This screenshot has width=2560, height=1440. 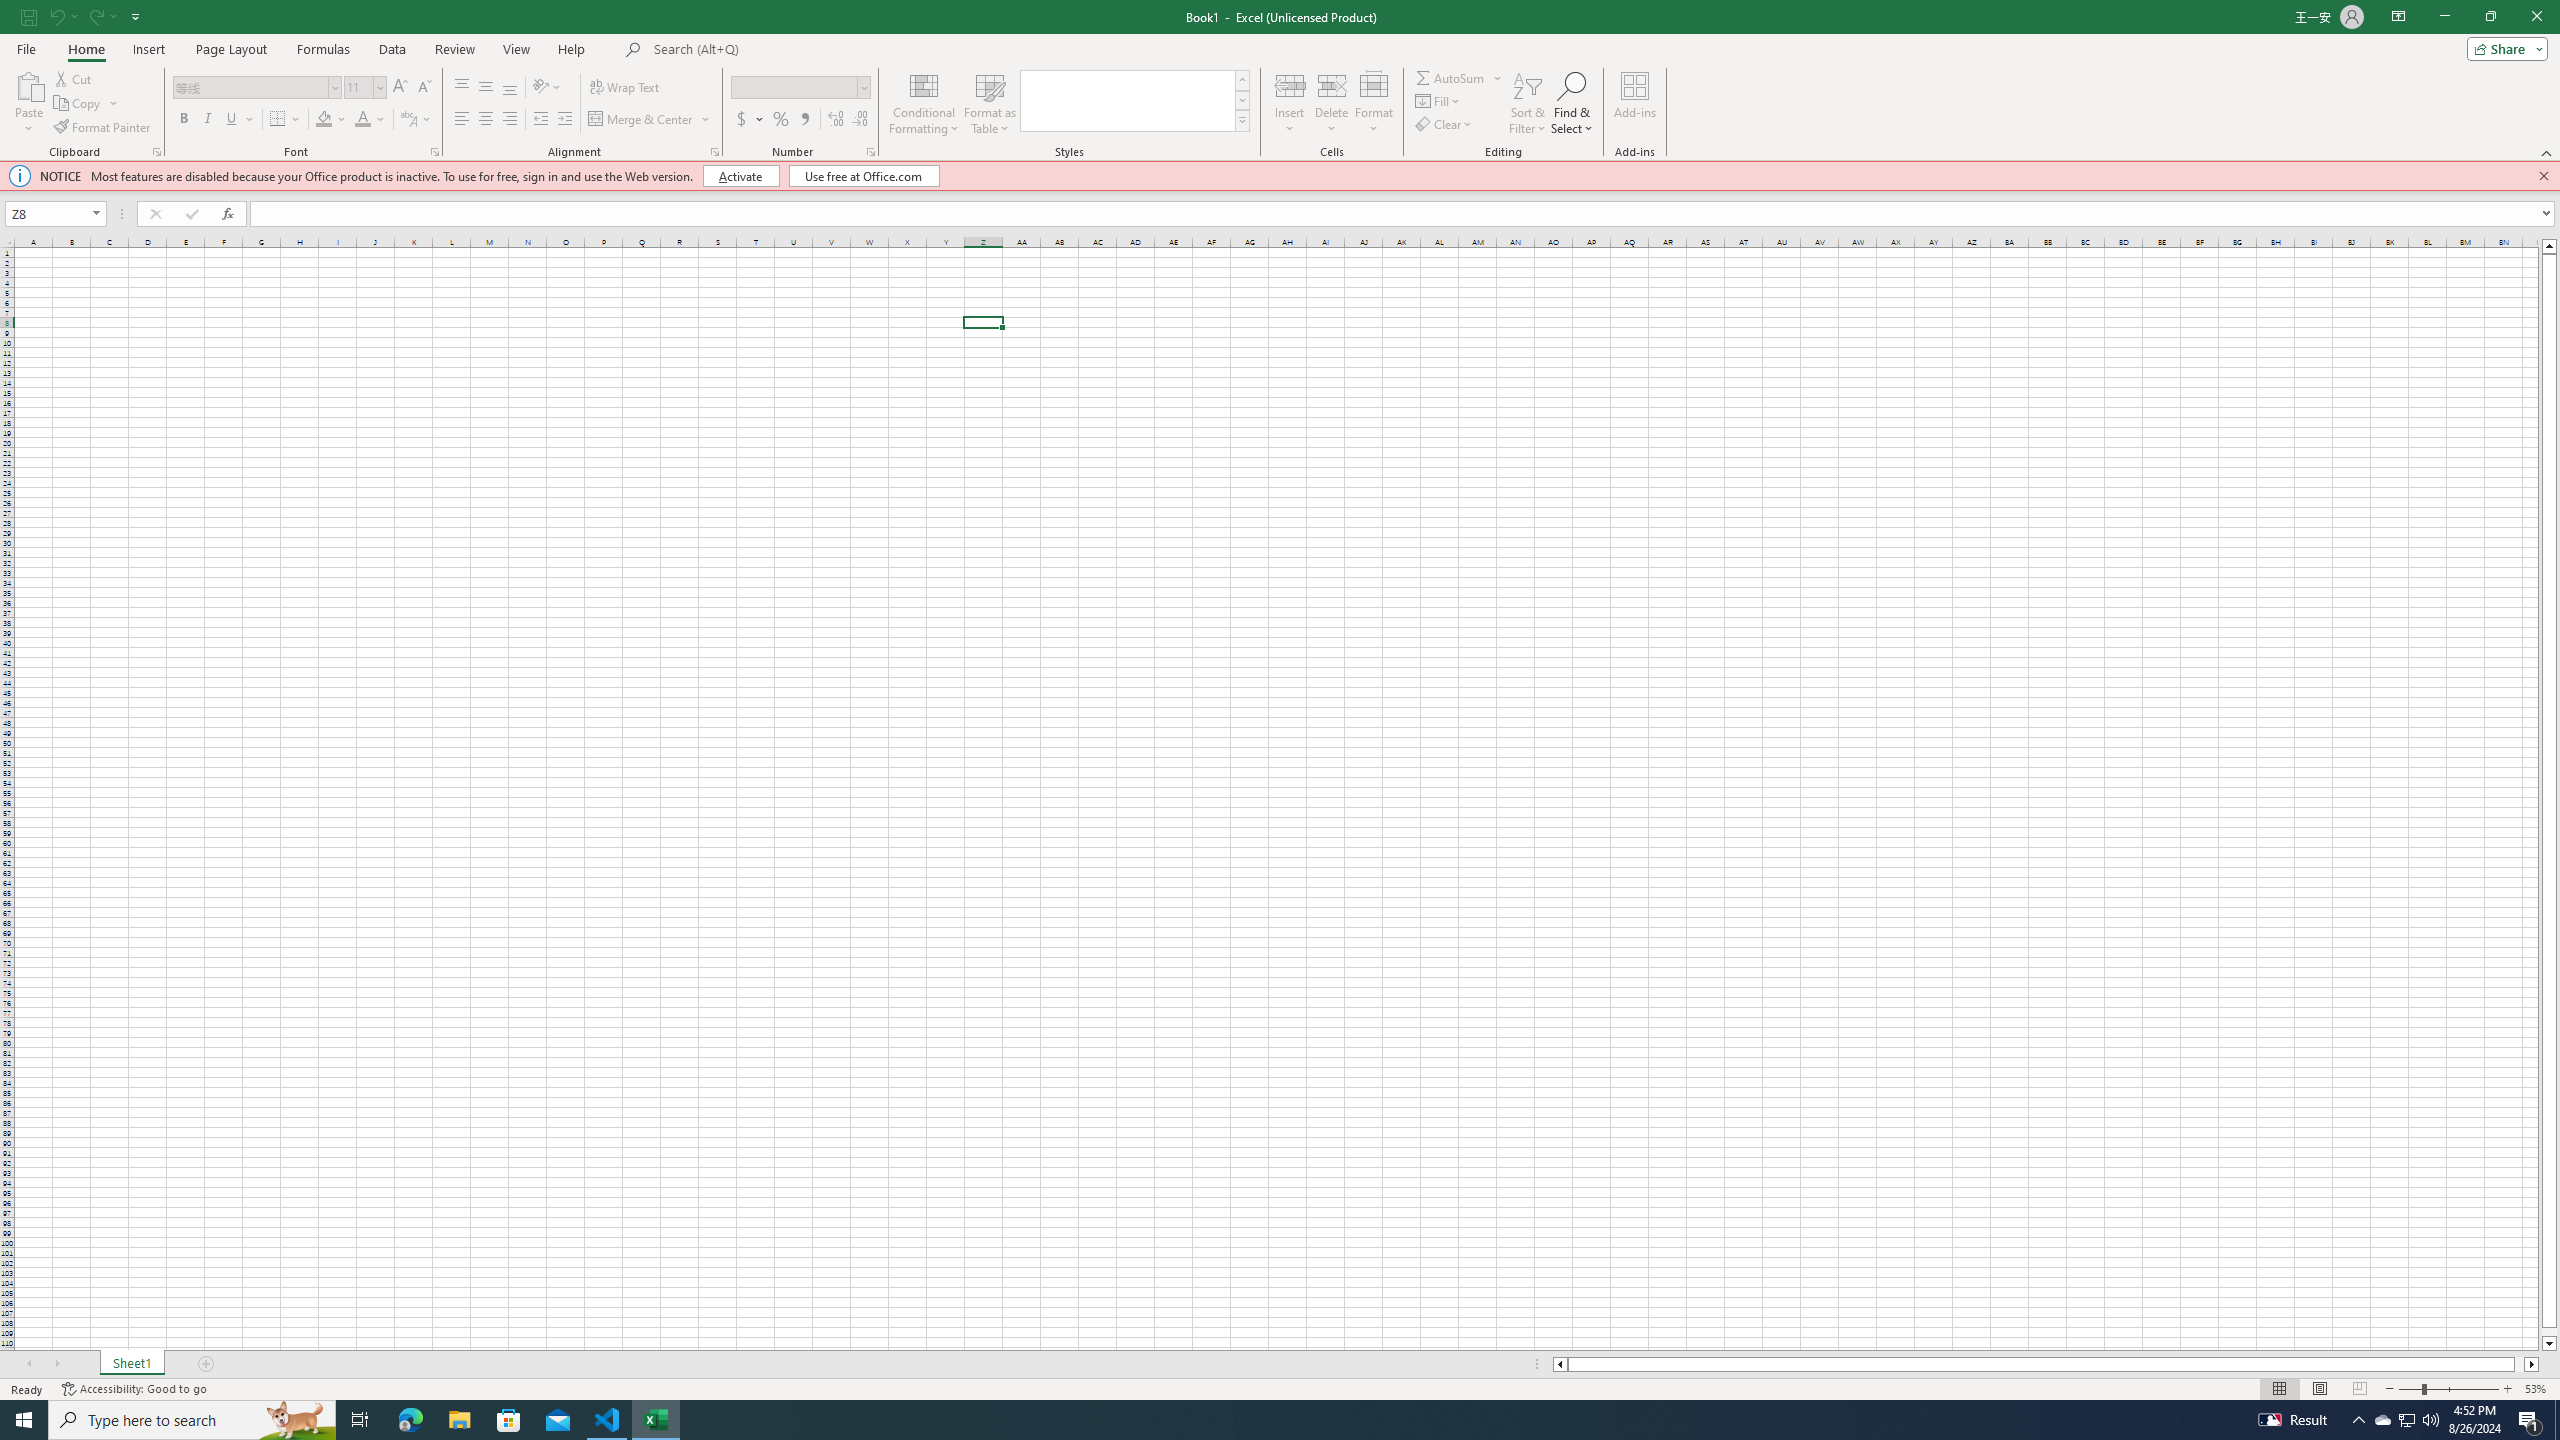 What do you see at coordinates (860, 118) in the screenshot?
I see `'Decrease Decimal'` at bounding box center [860, 118].